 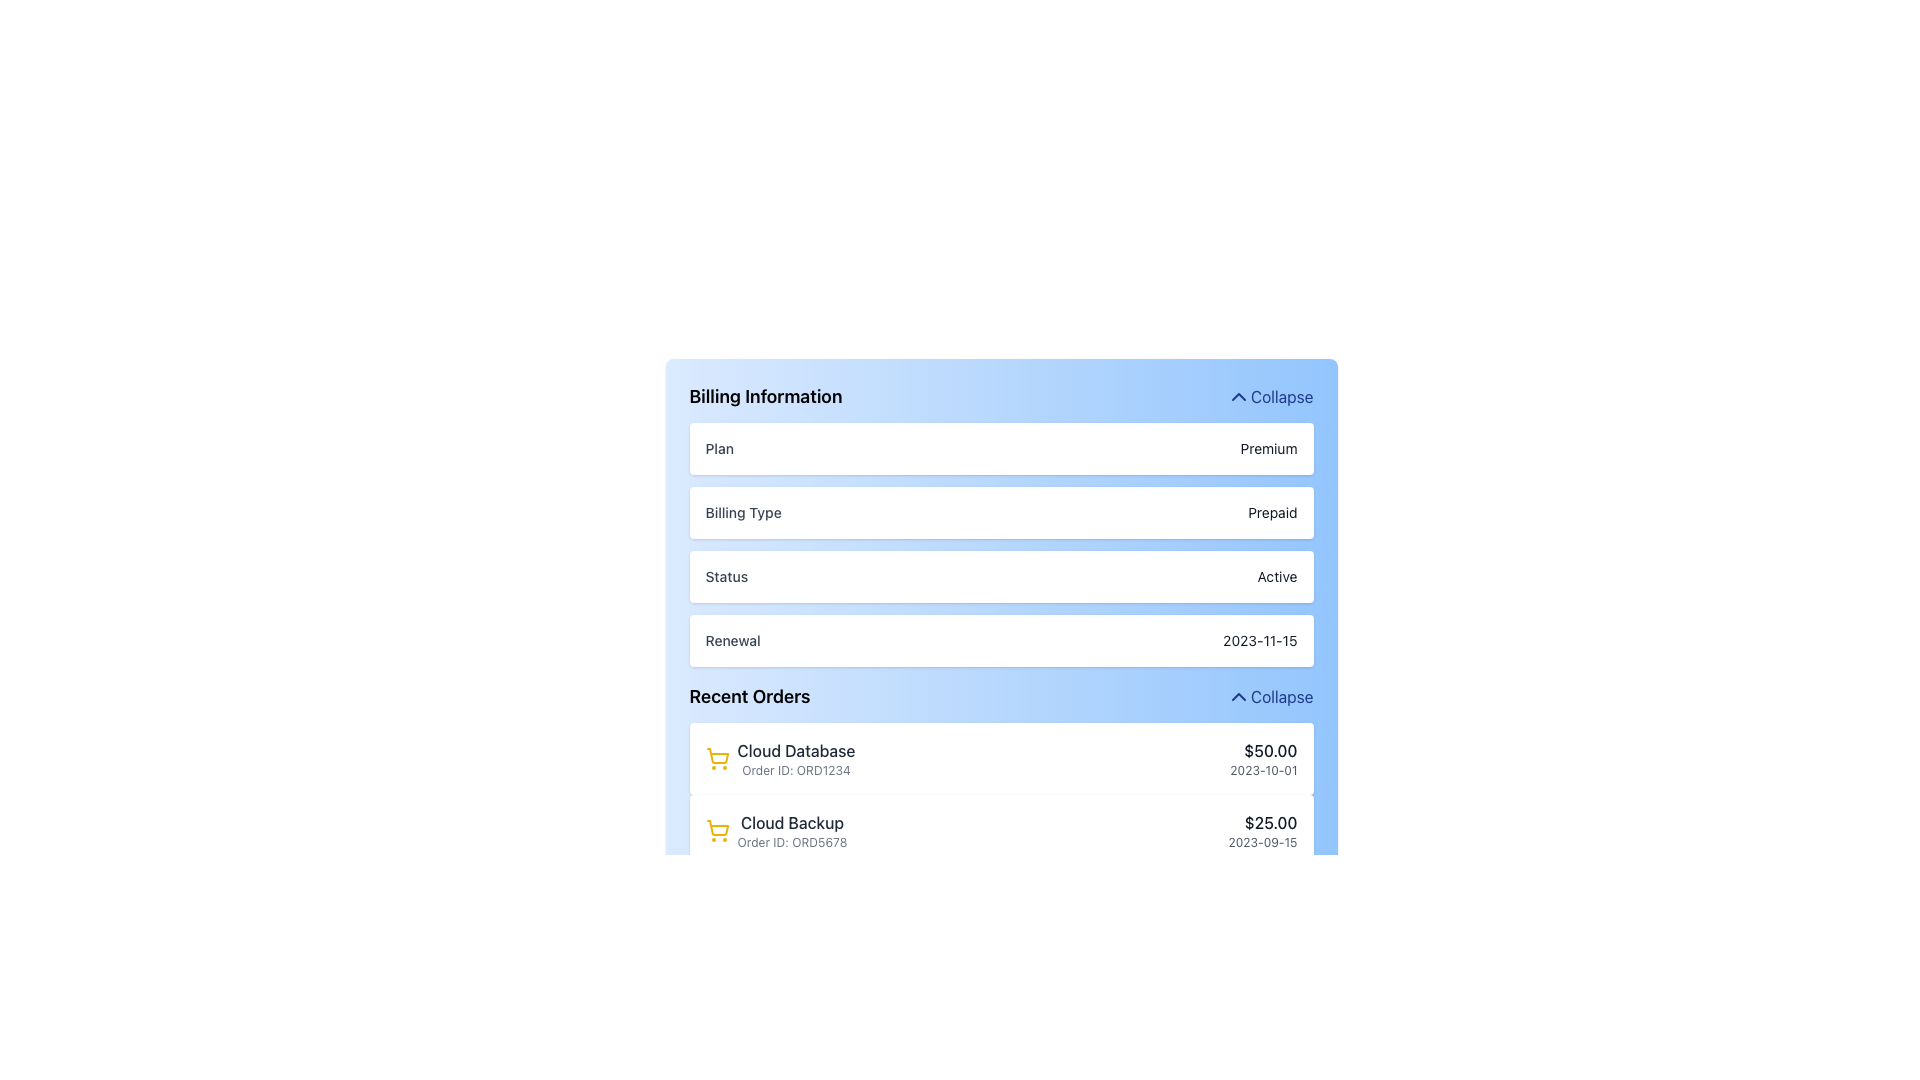 What do you see at coordinates (1237, 696) in the screenshot?
I see `the icon button located in the top-right corner of the 'Collapse' text in the 'Recent Orders' section` at bounding box center [1237, 696].